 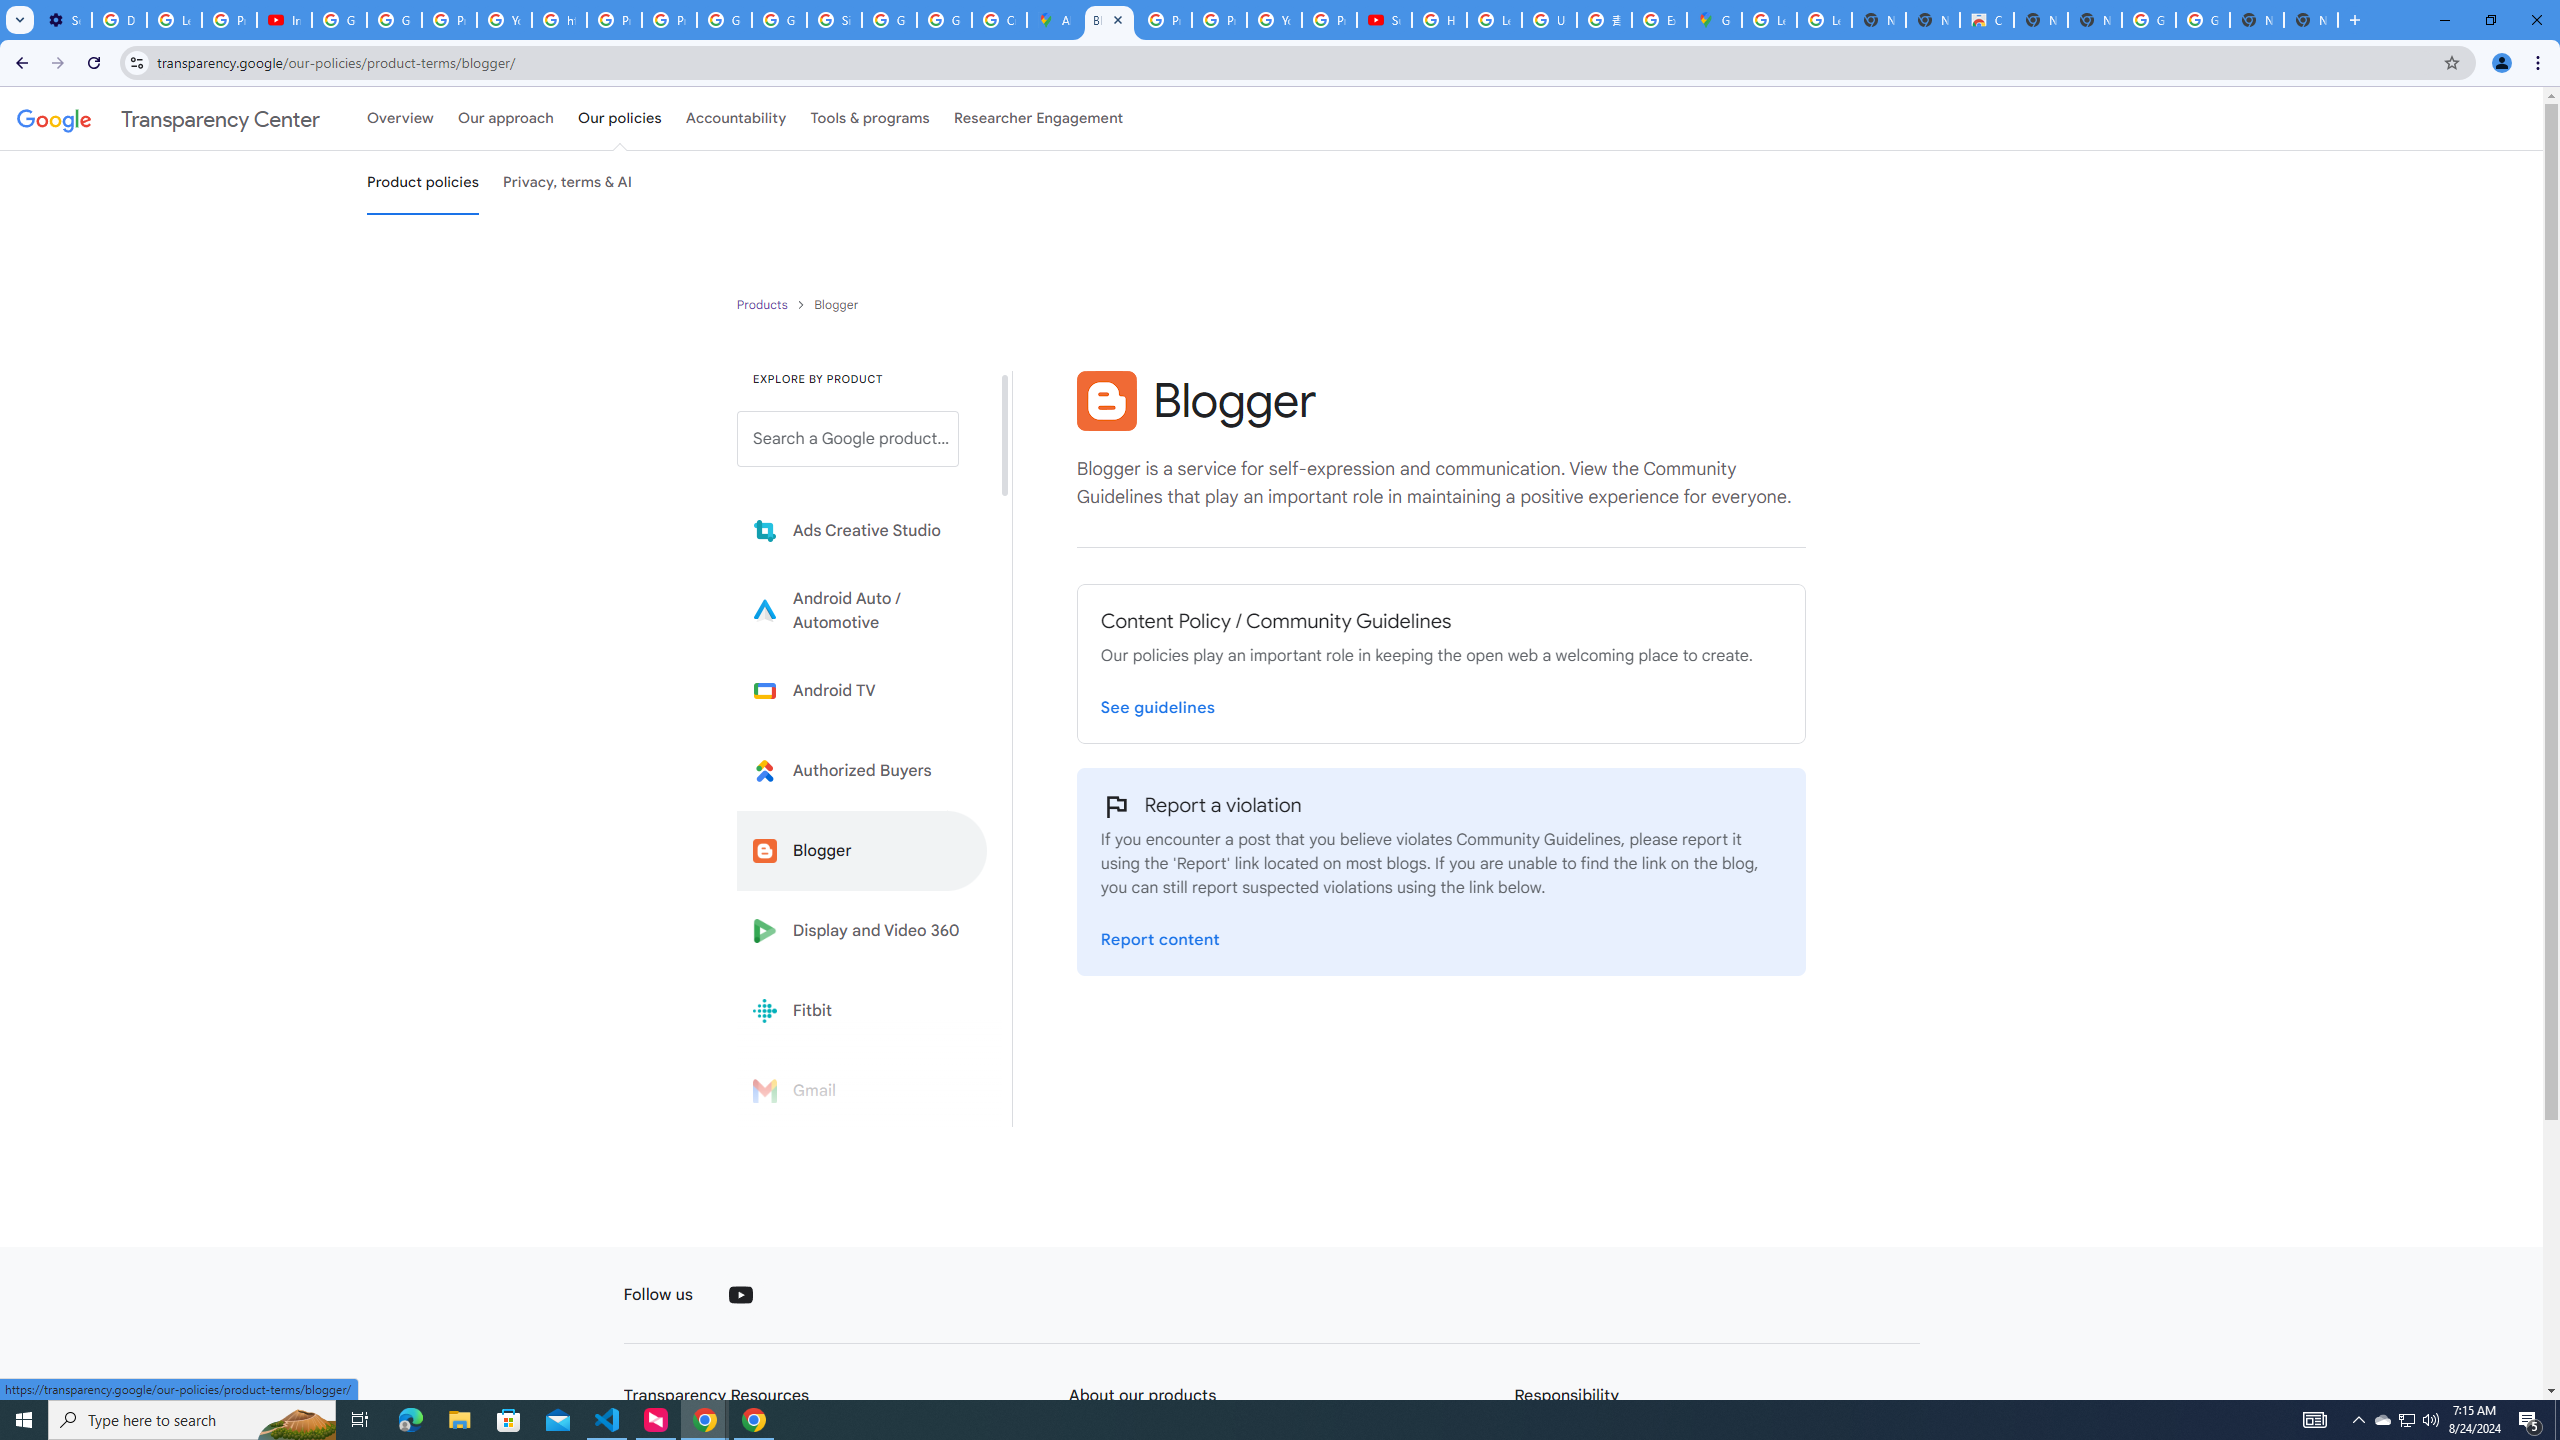 What do you see at coordinates (64, 19) in the screenshot?
I see `'Settings - Performance'` at bounding box center [64, 19].